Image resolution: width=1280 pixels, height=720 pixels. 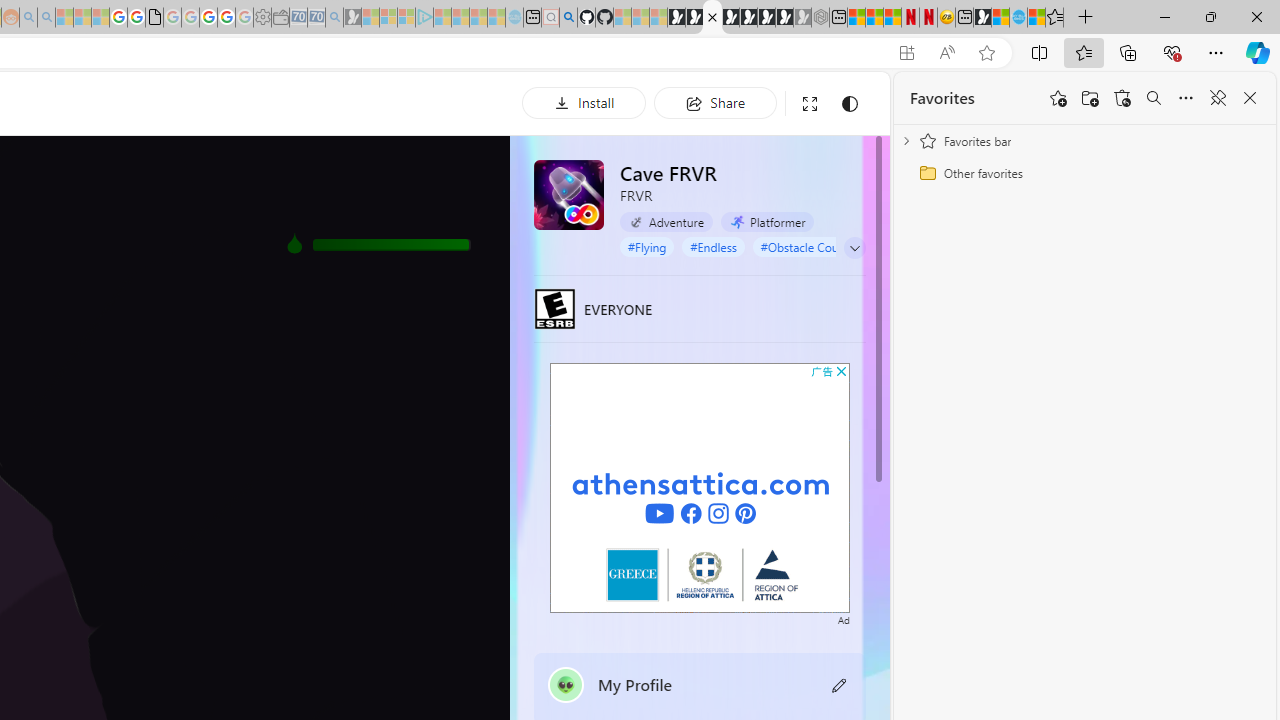 What do you see at coordinates (700, 487) in the screenshot?
I see `'Advertisement'` at bounding box center [700, 487].